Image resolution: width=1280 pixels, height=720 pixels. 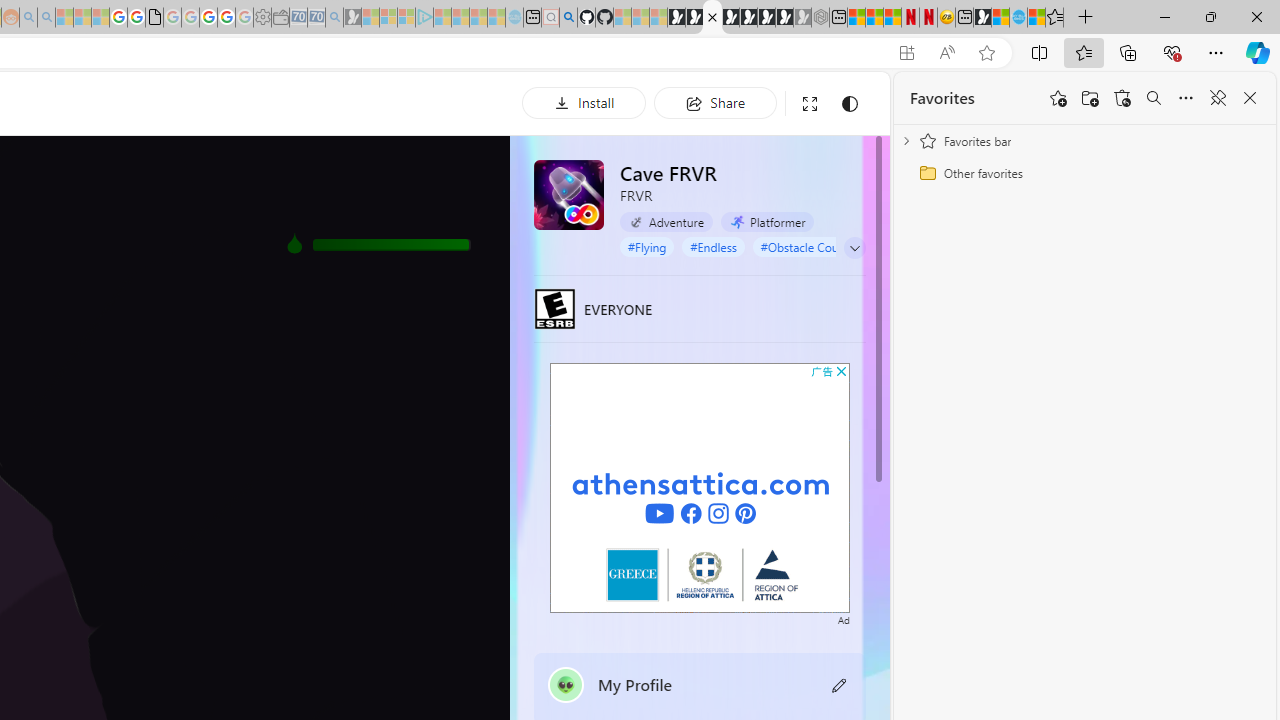 What do you see at coordinates (700, 487) in the screenshot?
I see `'Advertisement'` at bounding box center [700, 487].